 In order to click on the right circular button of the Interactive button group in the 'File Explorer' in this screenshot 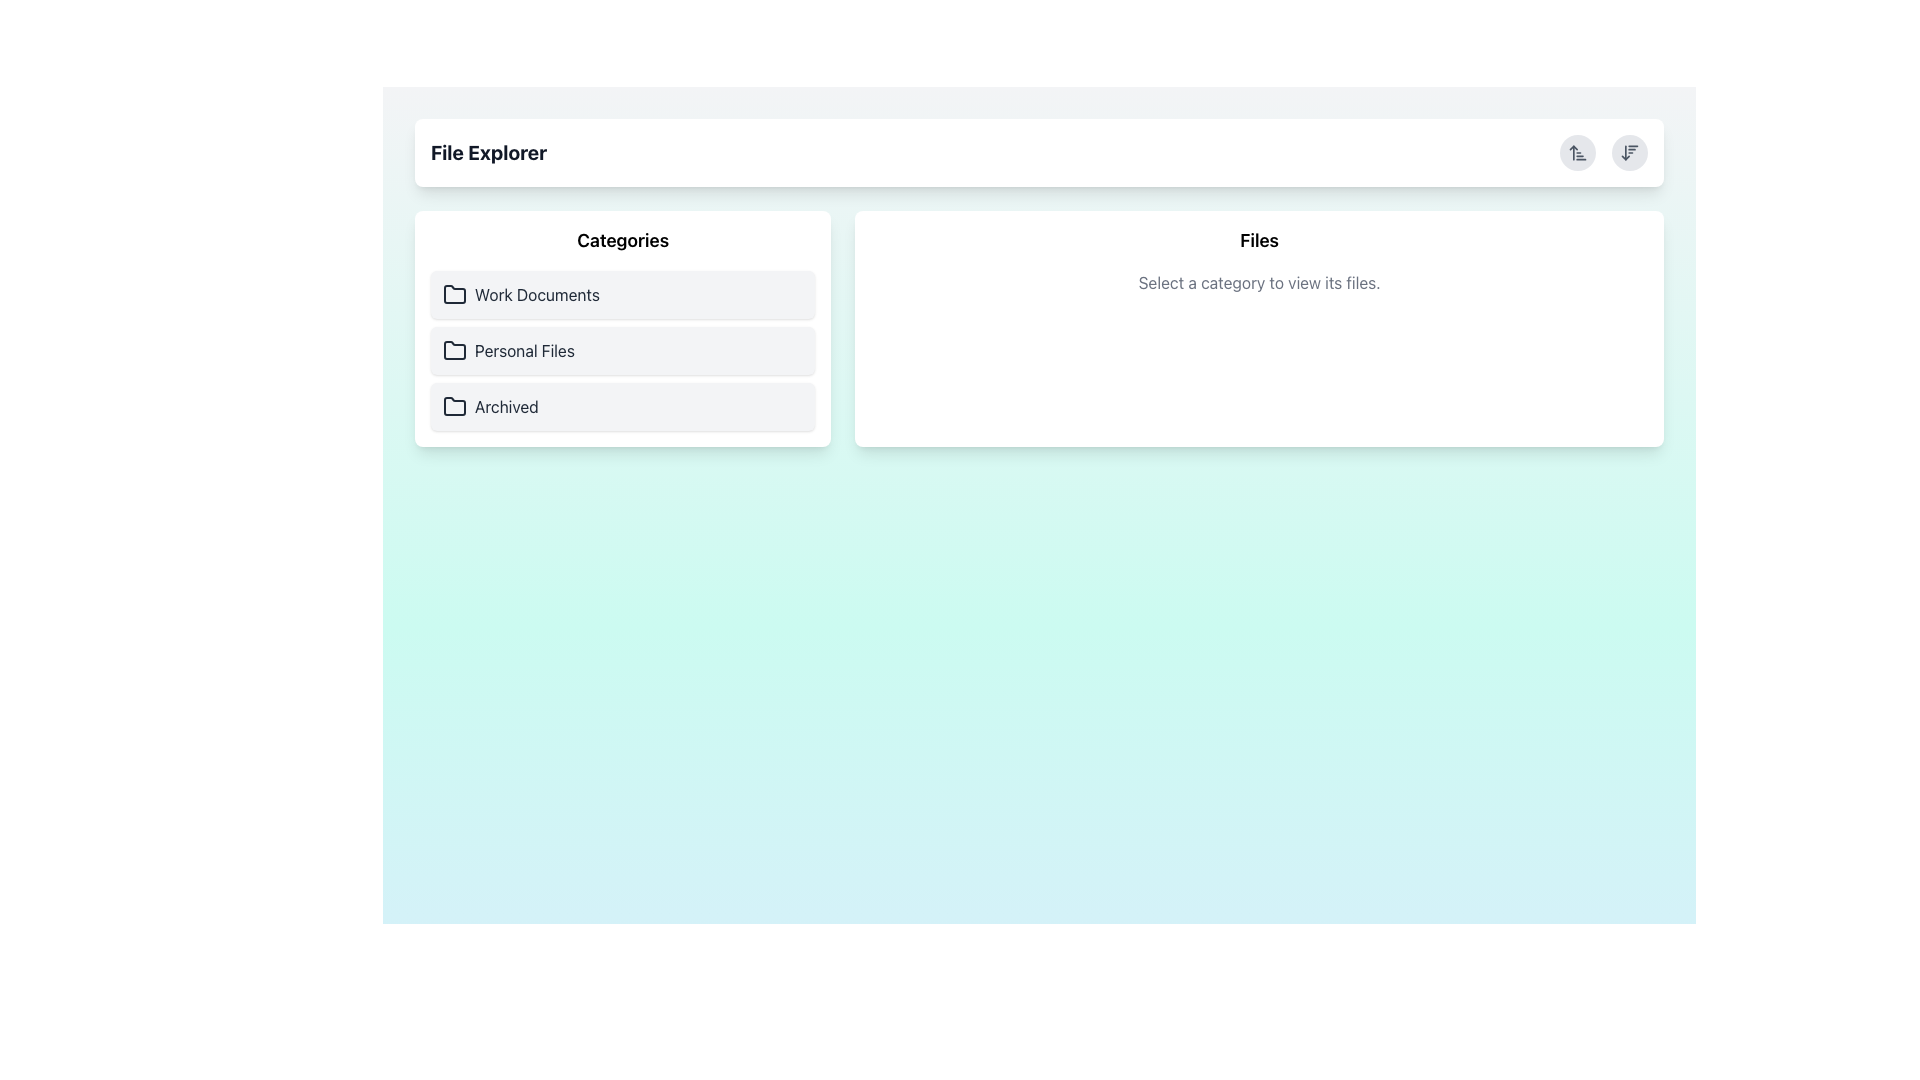, I will do `click(1603, 152)`.